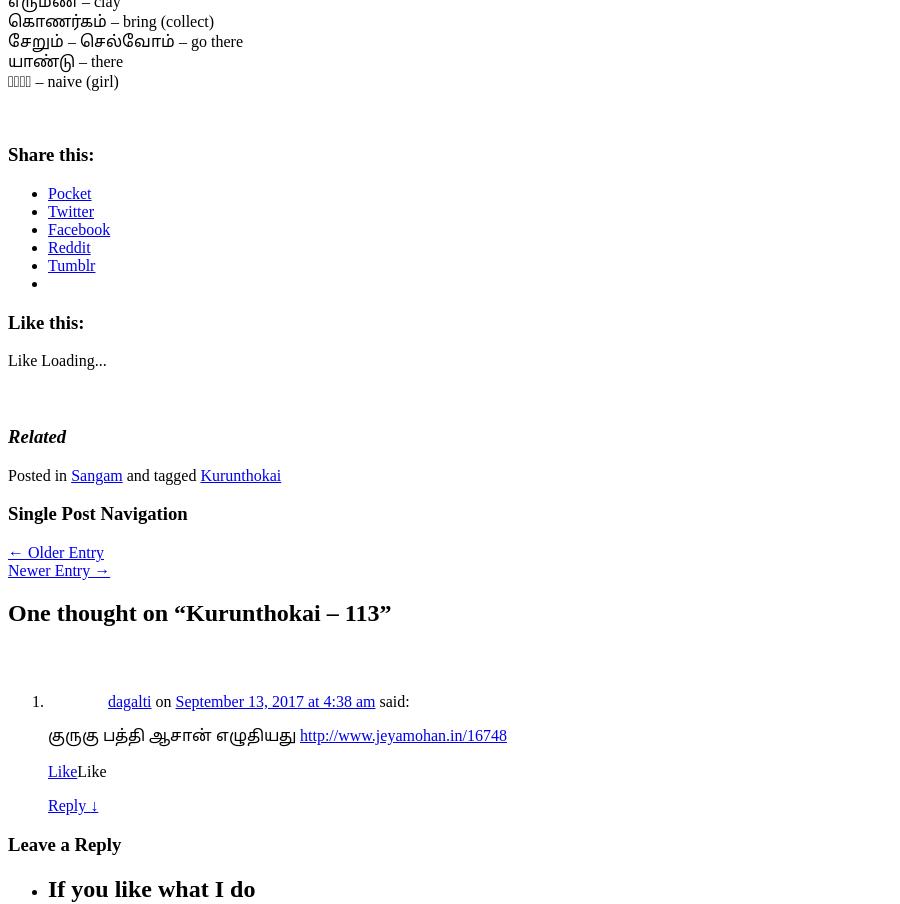  Describe the element at coordinates (40, 359) in the screenshot. I see `'Loading...'` at that location.